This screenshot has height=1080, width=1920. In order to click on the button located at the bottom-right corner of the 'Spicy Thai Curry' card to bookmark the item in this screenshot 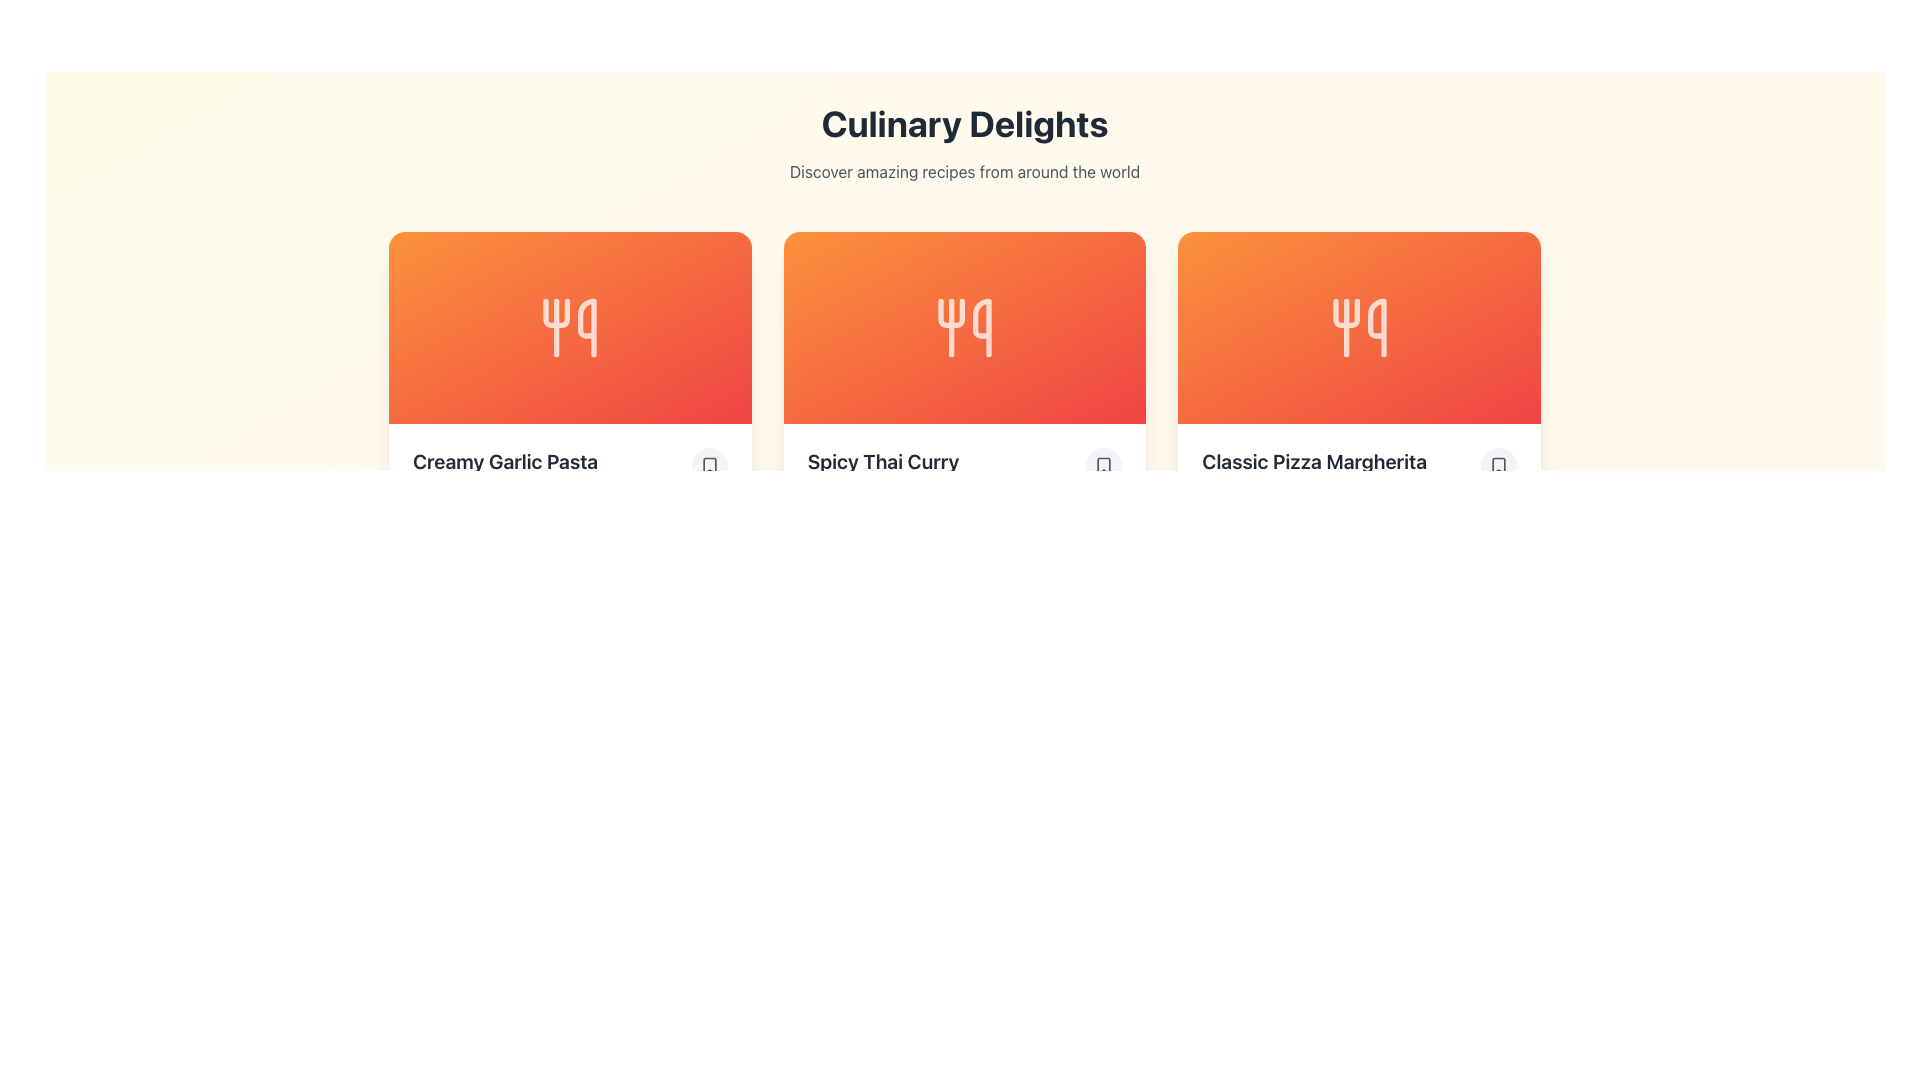, I will do `click(1103, 466)`.